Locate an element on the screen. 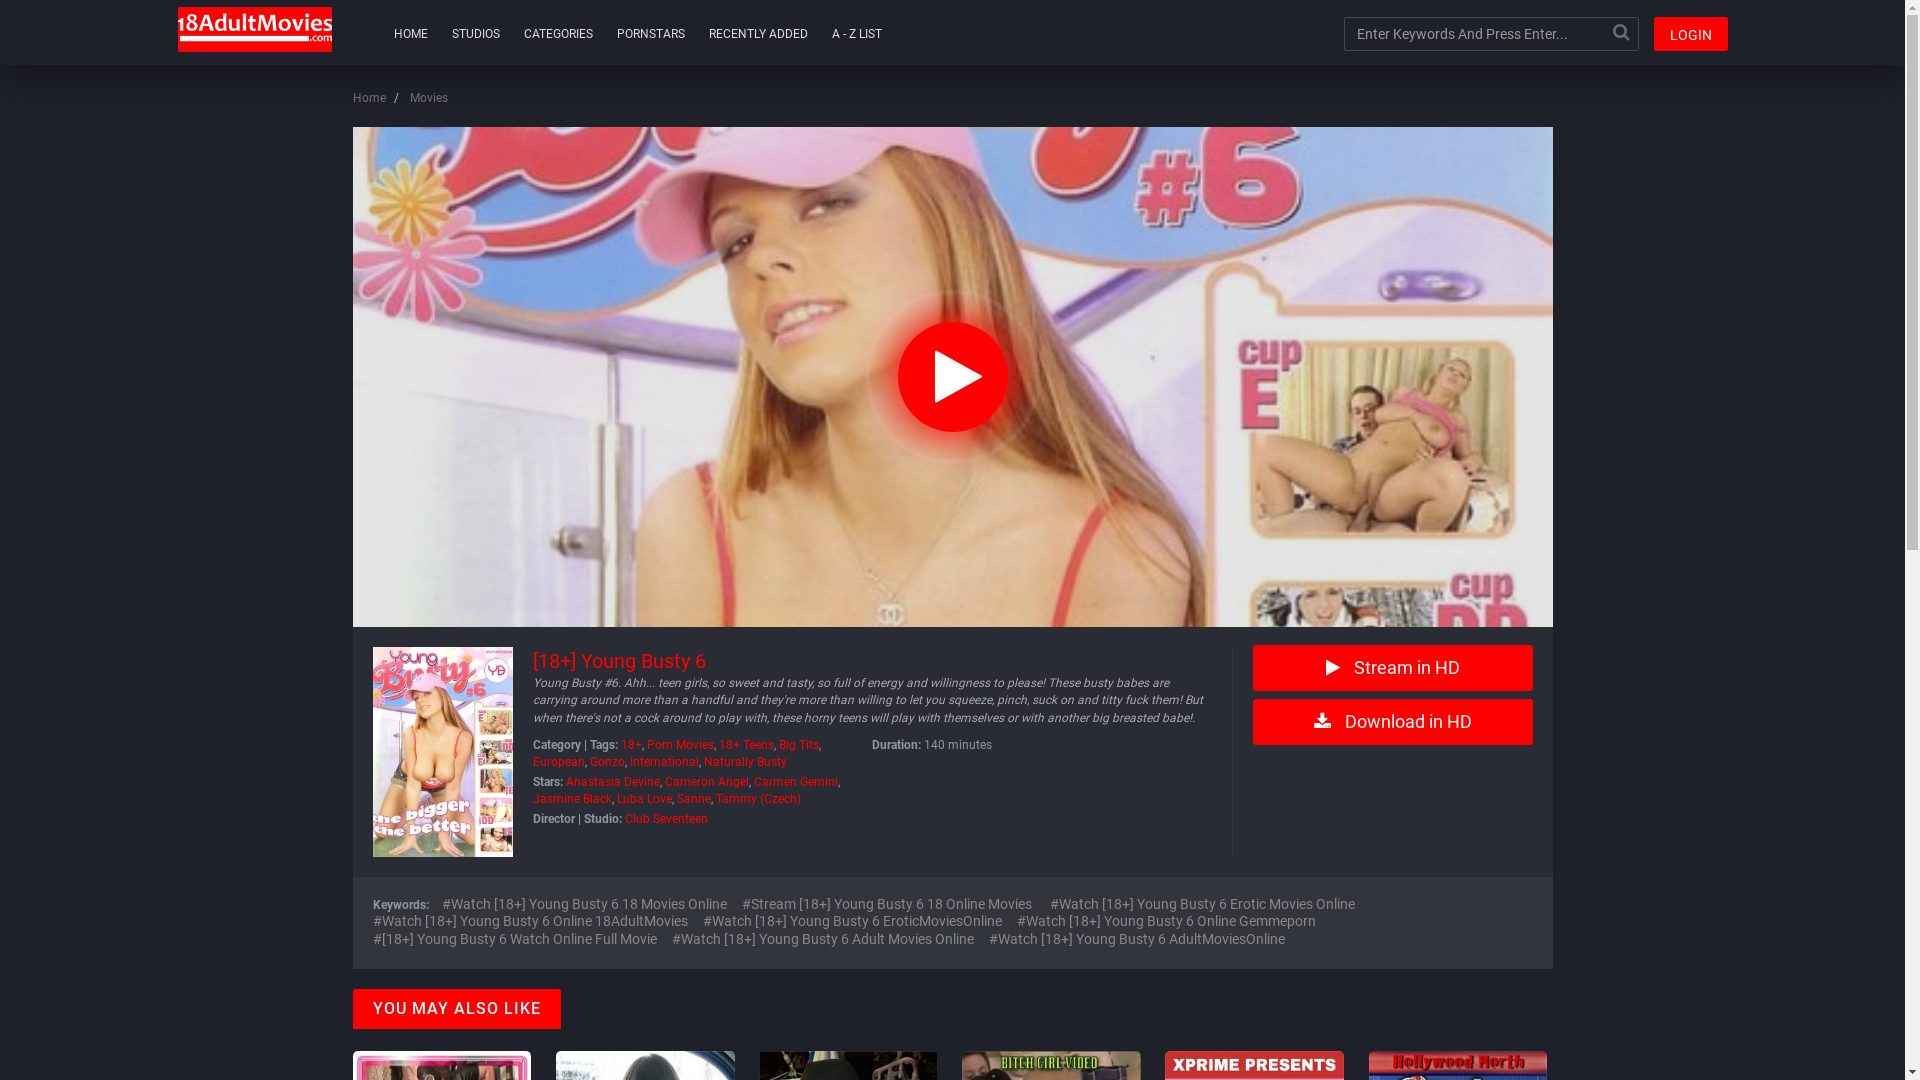  'Search' is located at coordinates (1621, 34).